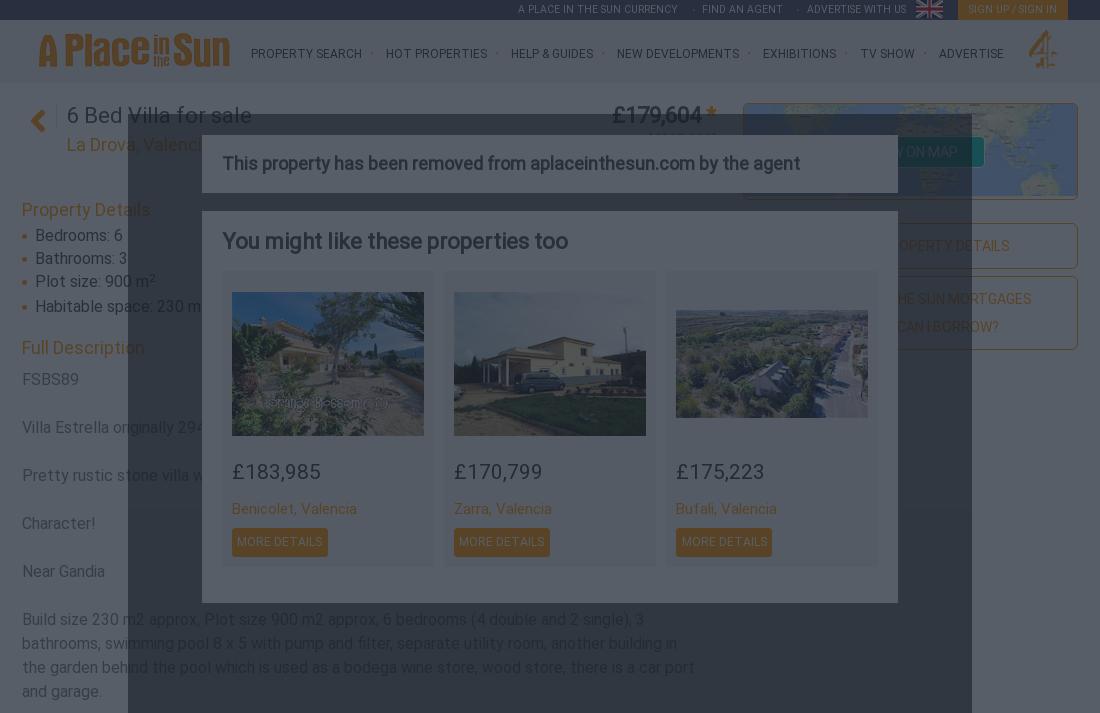 The height and width of the screenshot is (713, 1100). Describe the element at coordinates (937, 53) in the screenshot. I see `'Advertise'` at that location.